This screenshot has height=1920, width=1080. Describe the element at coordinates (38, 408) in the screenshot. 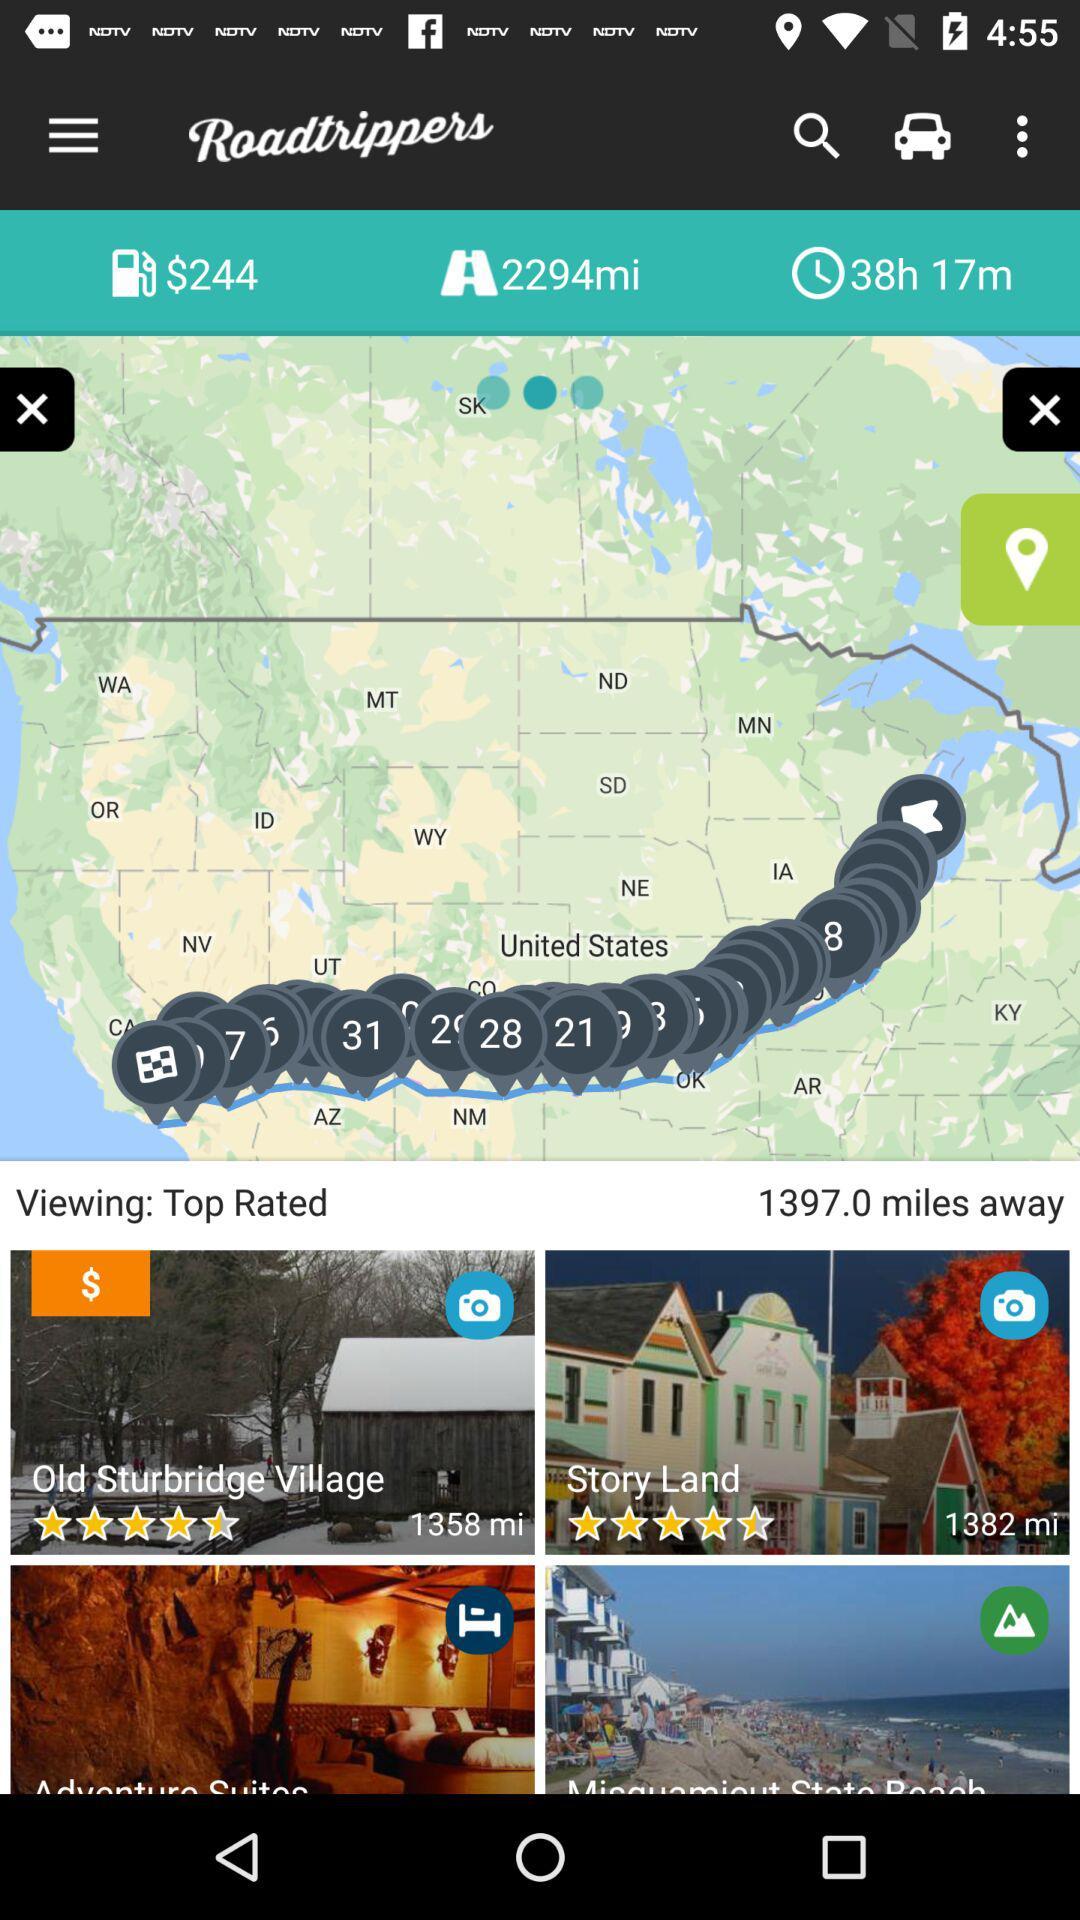

I see `the close icon` at that location.